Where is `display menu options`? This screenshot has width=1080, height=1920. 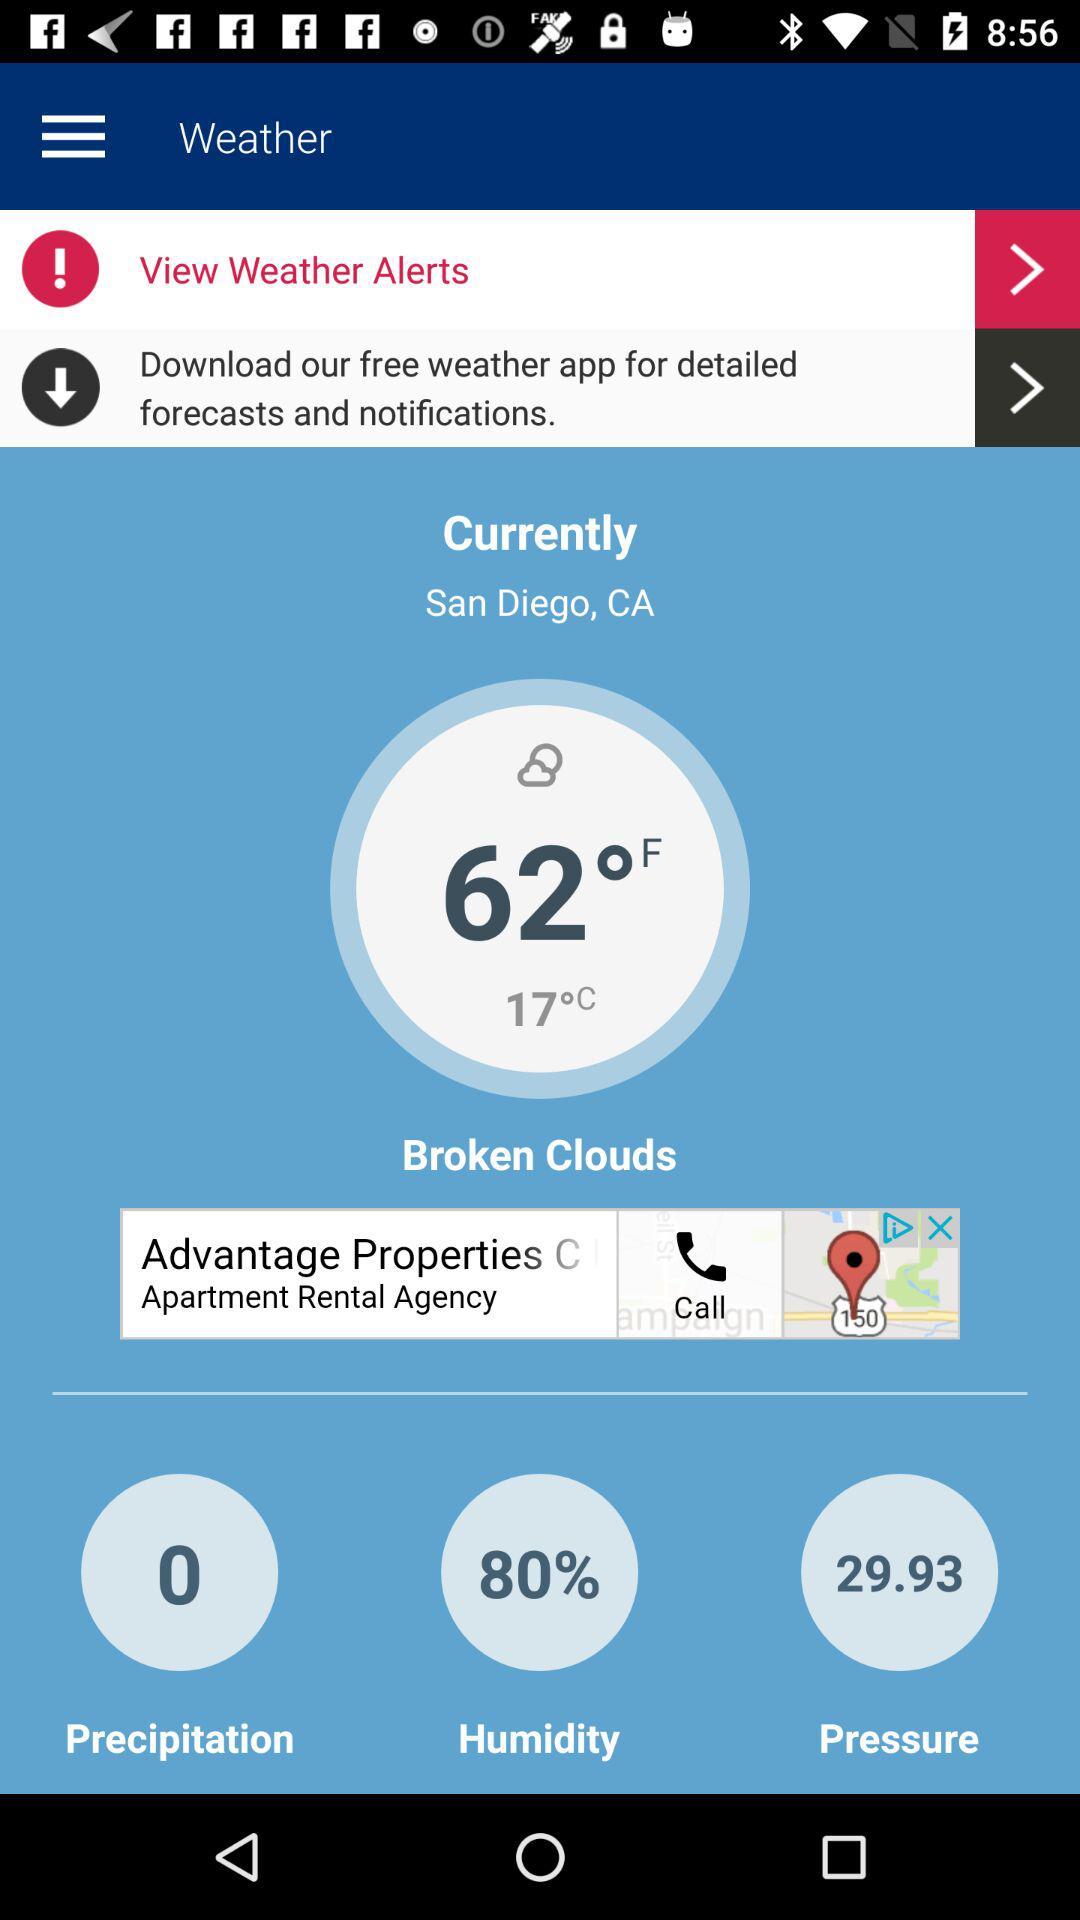
display menu options is located at coordinates (72, 135).